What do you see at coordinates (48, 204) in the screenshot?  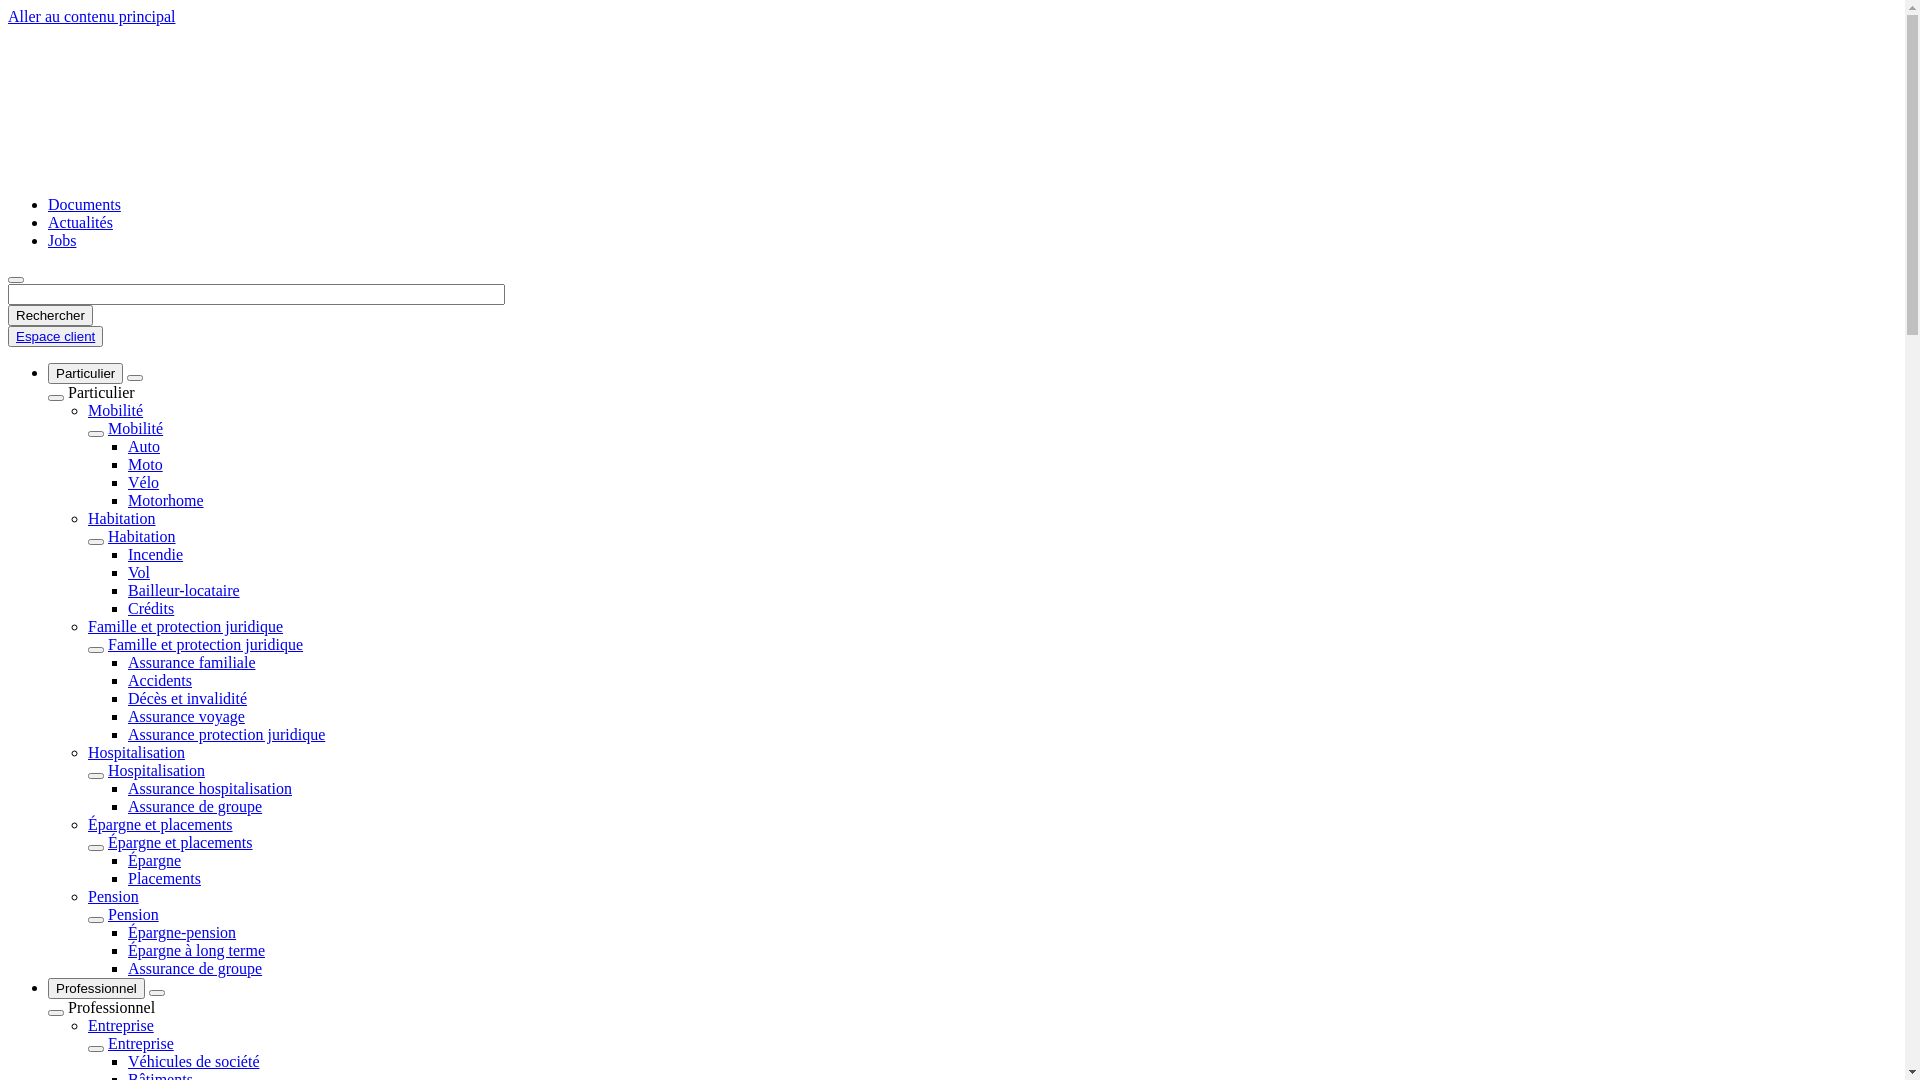 I see `'Documents'` at bounding box center [48, 204].